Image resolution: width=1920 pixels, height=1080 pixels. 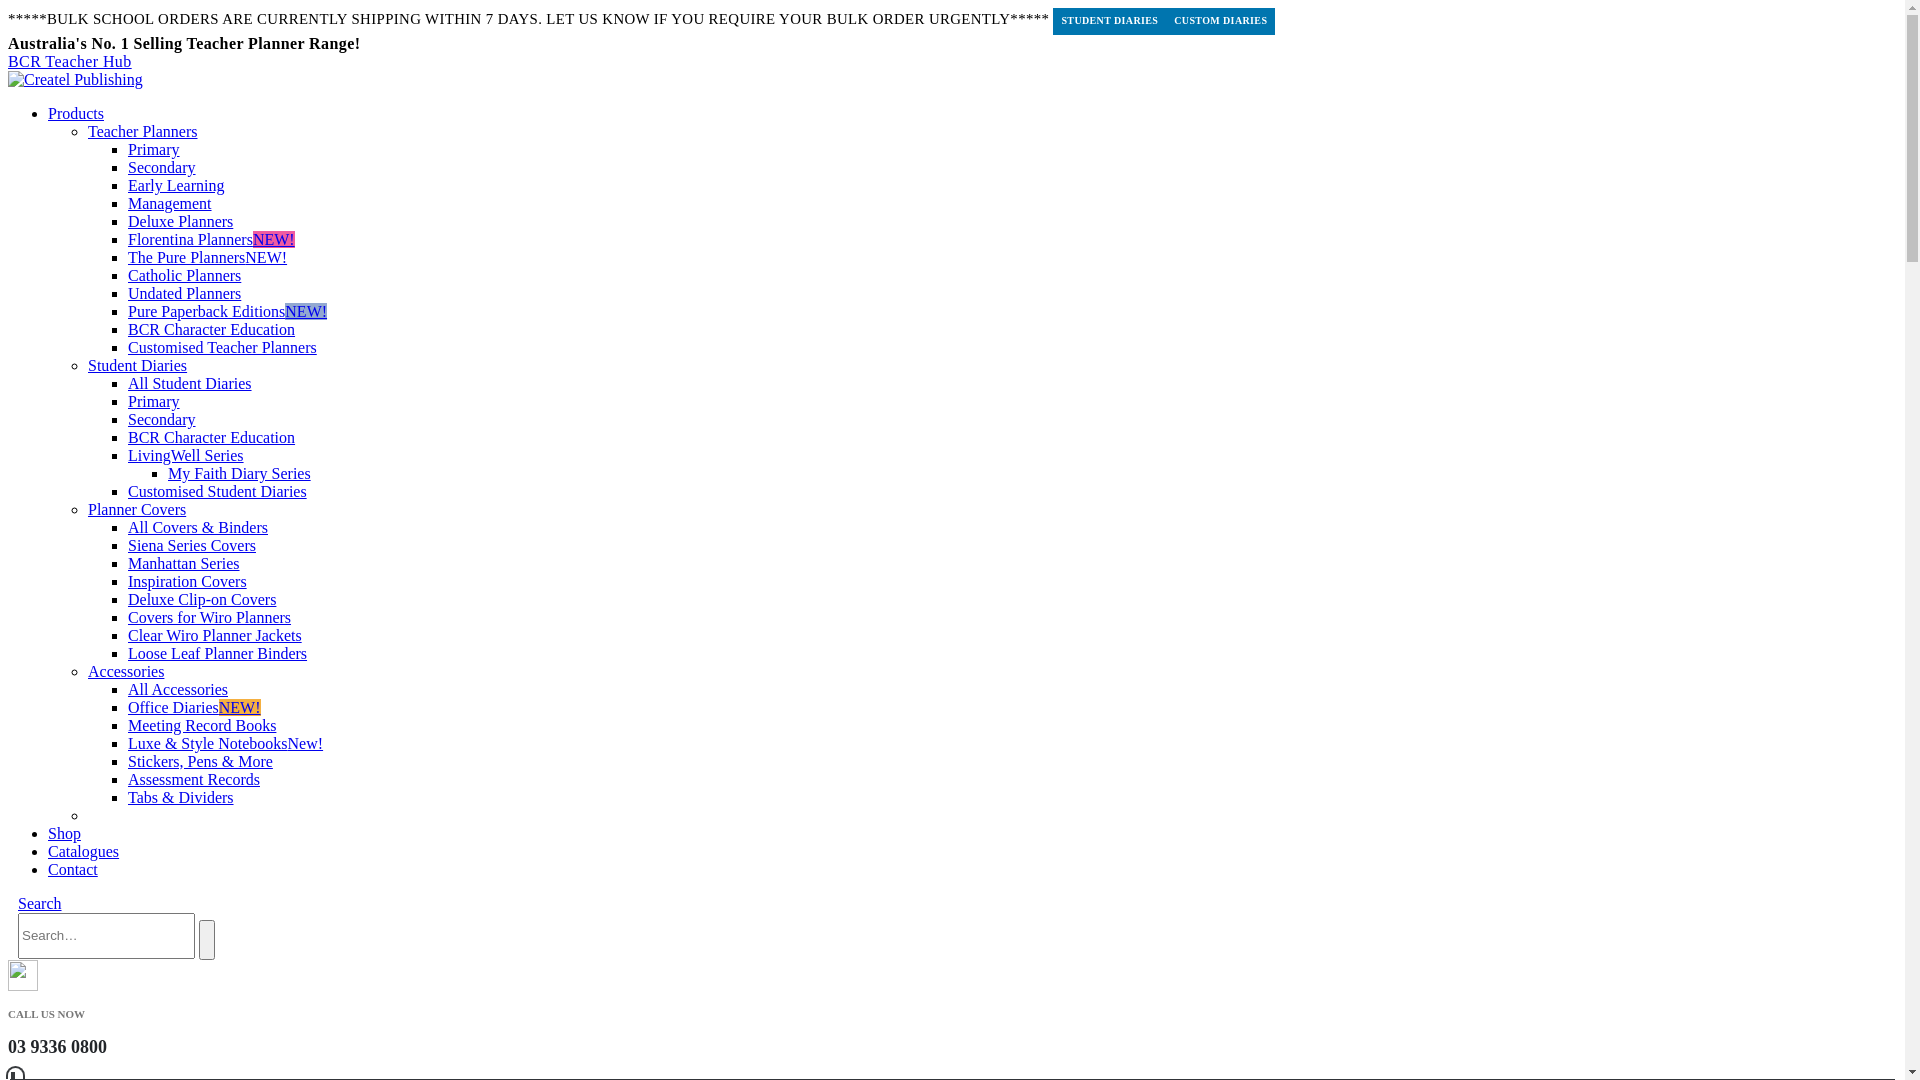 What do you see at coordinates (152, 148) in the screenshot?
I see `'Primary'` at bounding box center [152, 148].